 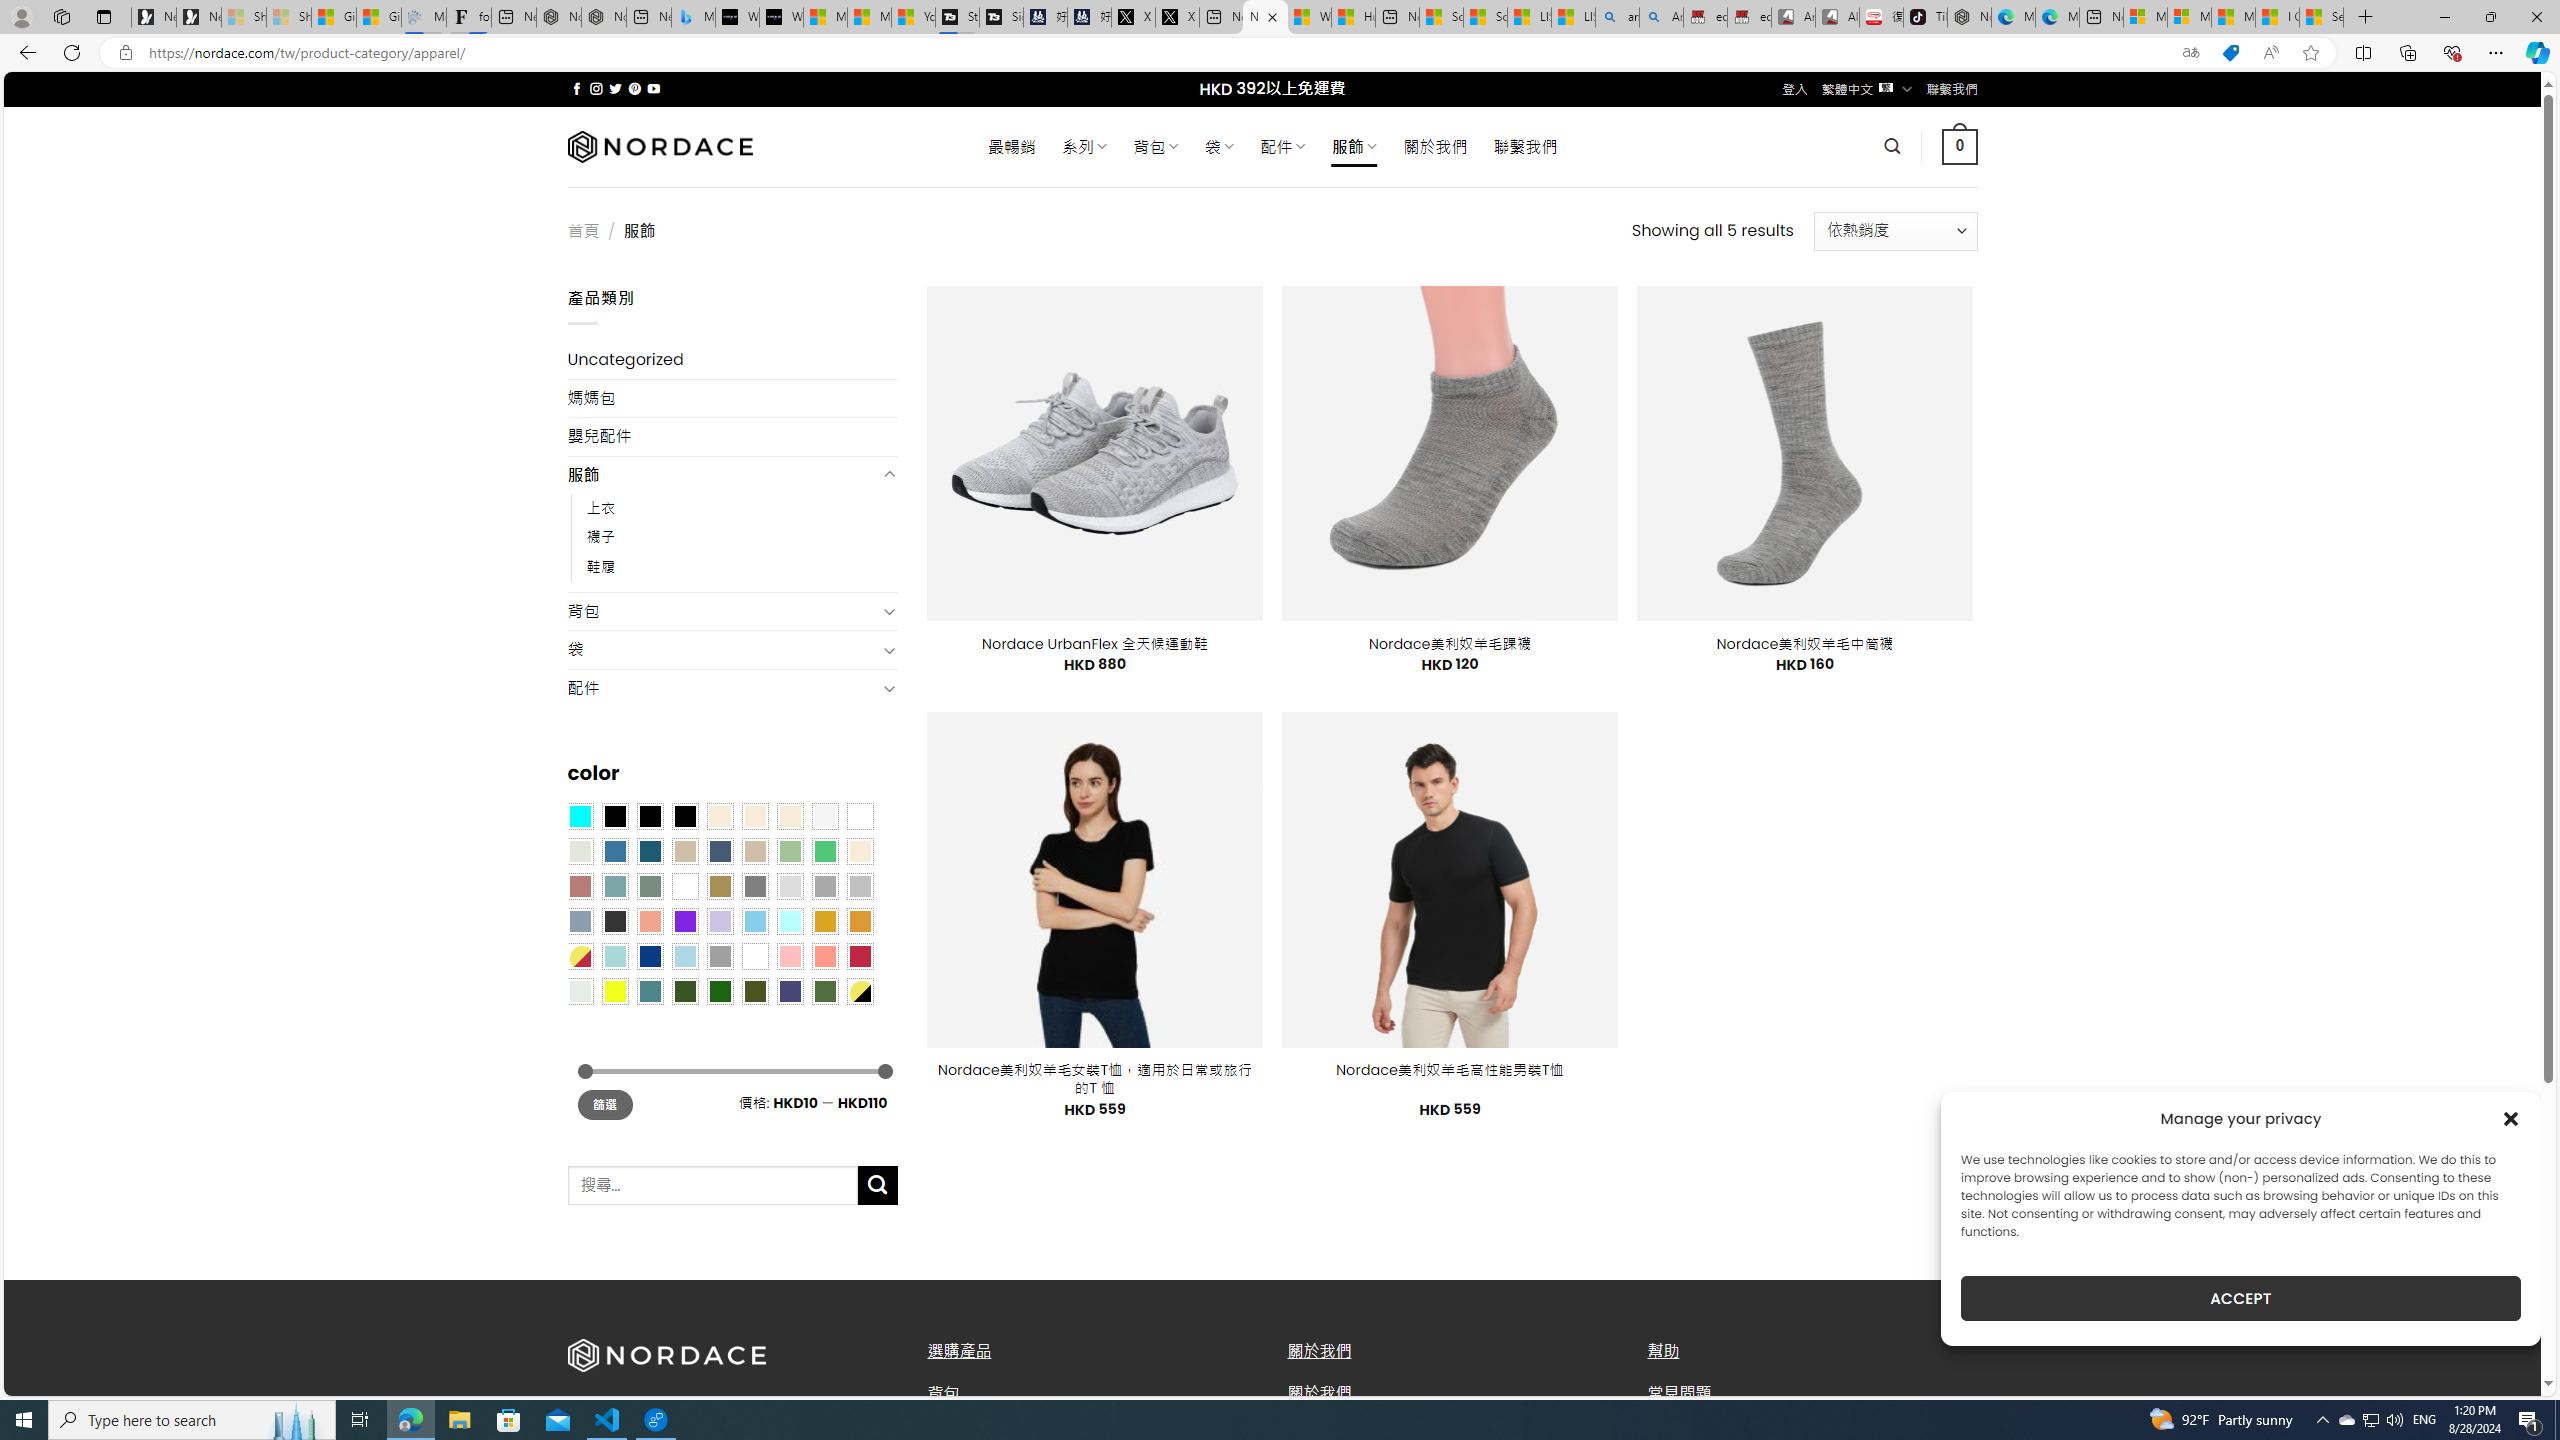 What do you see at coordinates (790, 815) in the screenshot?
I see `'Cream'` at bounding box center [790, 815].